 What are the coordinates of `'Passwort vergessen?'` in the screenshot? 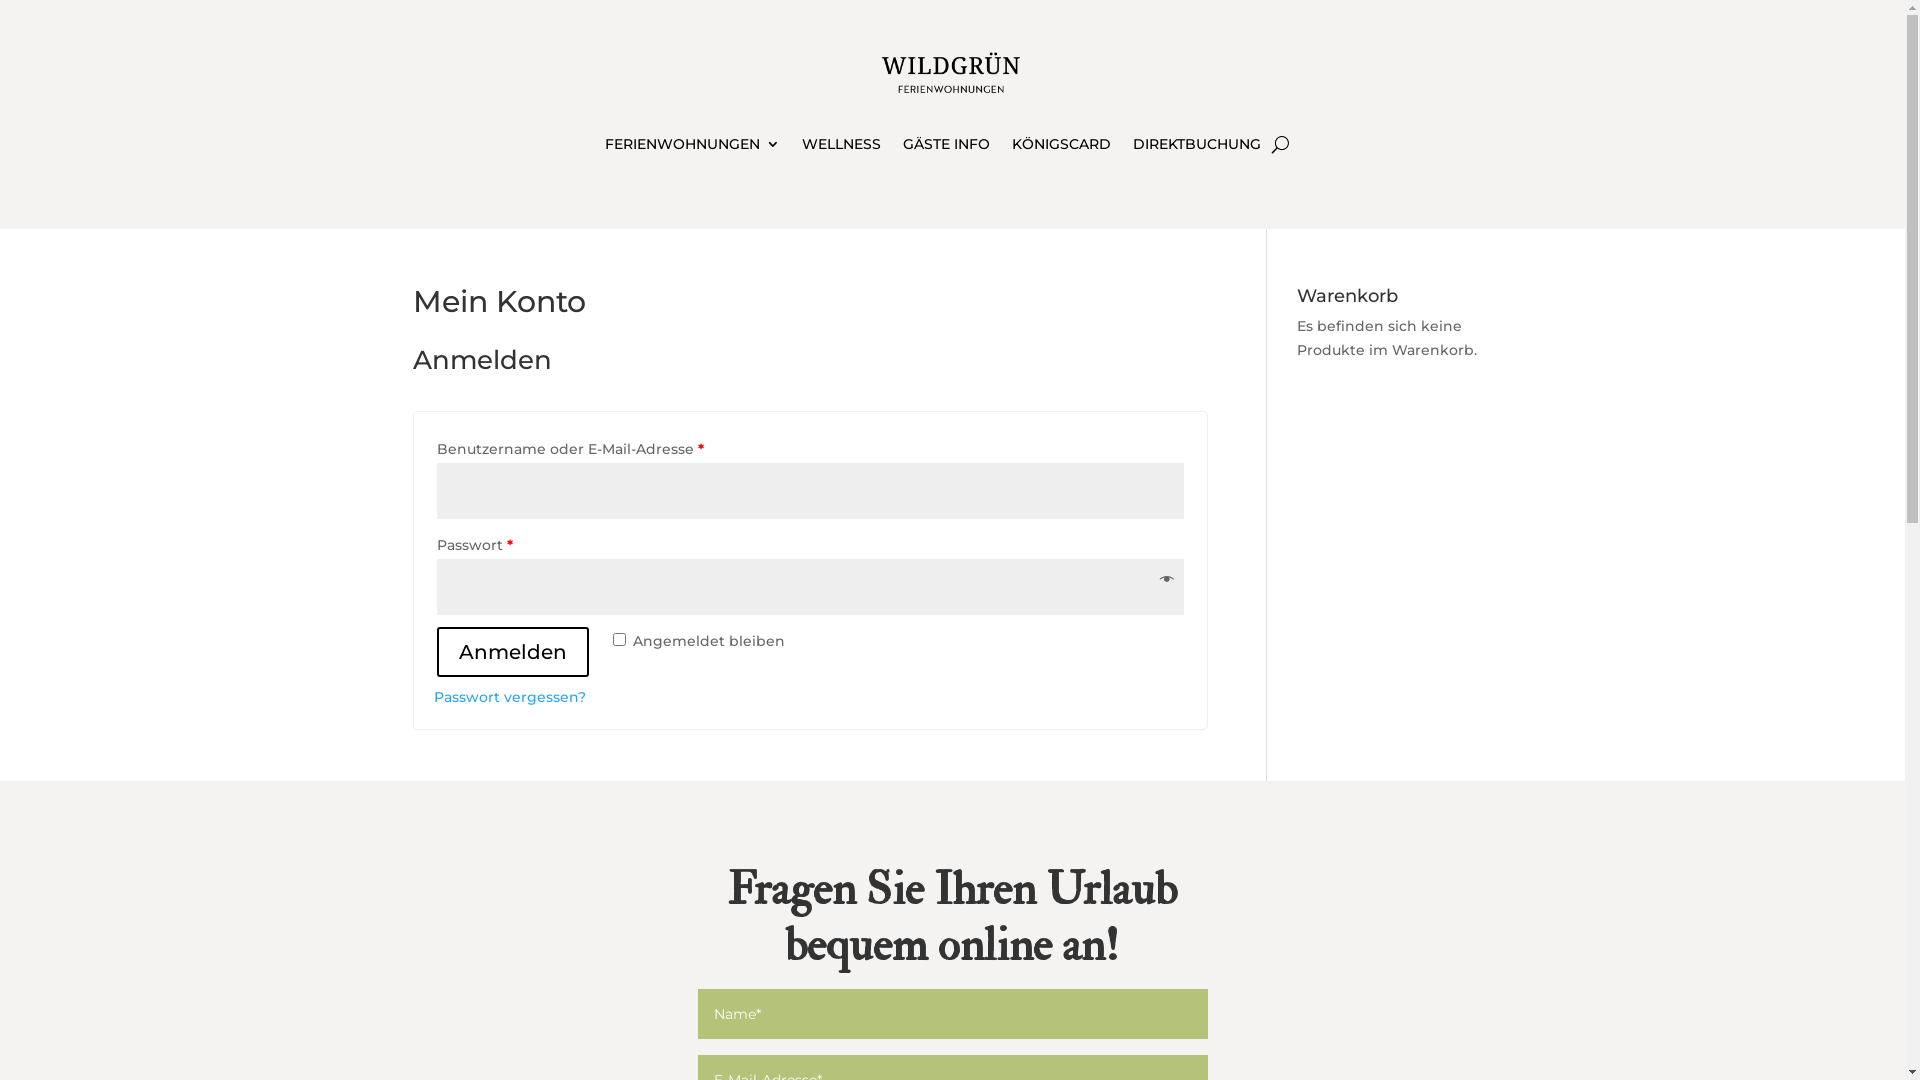 It's located at (509, 696).